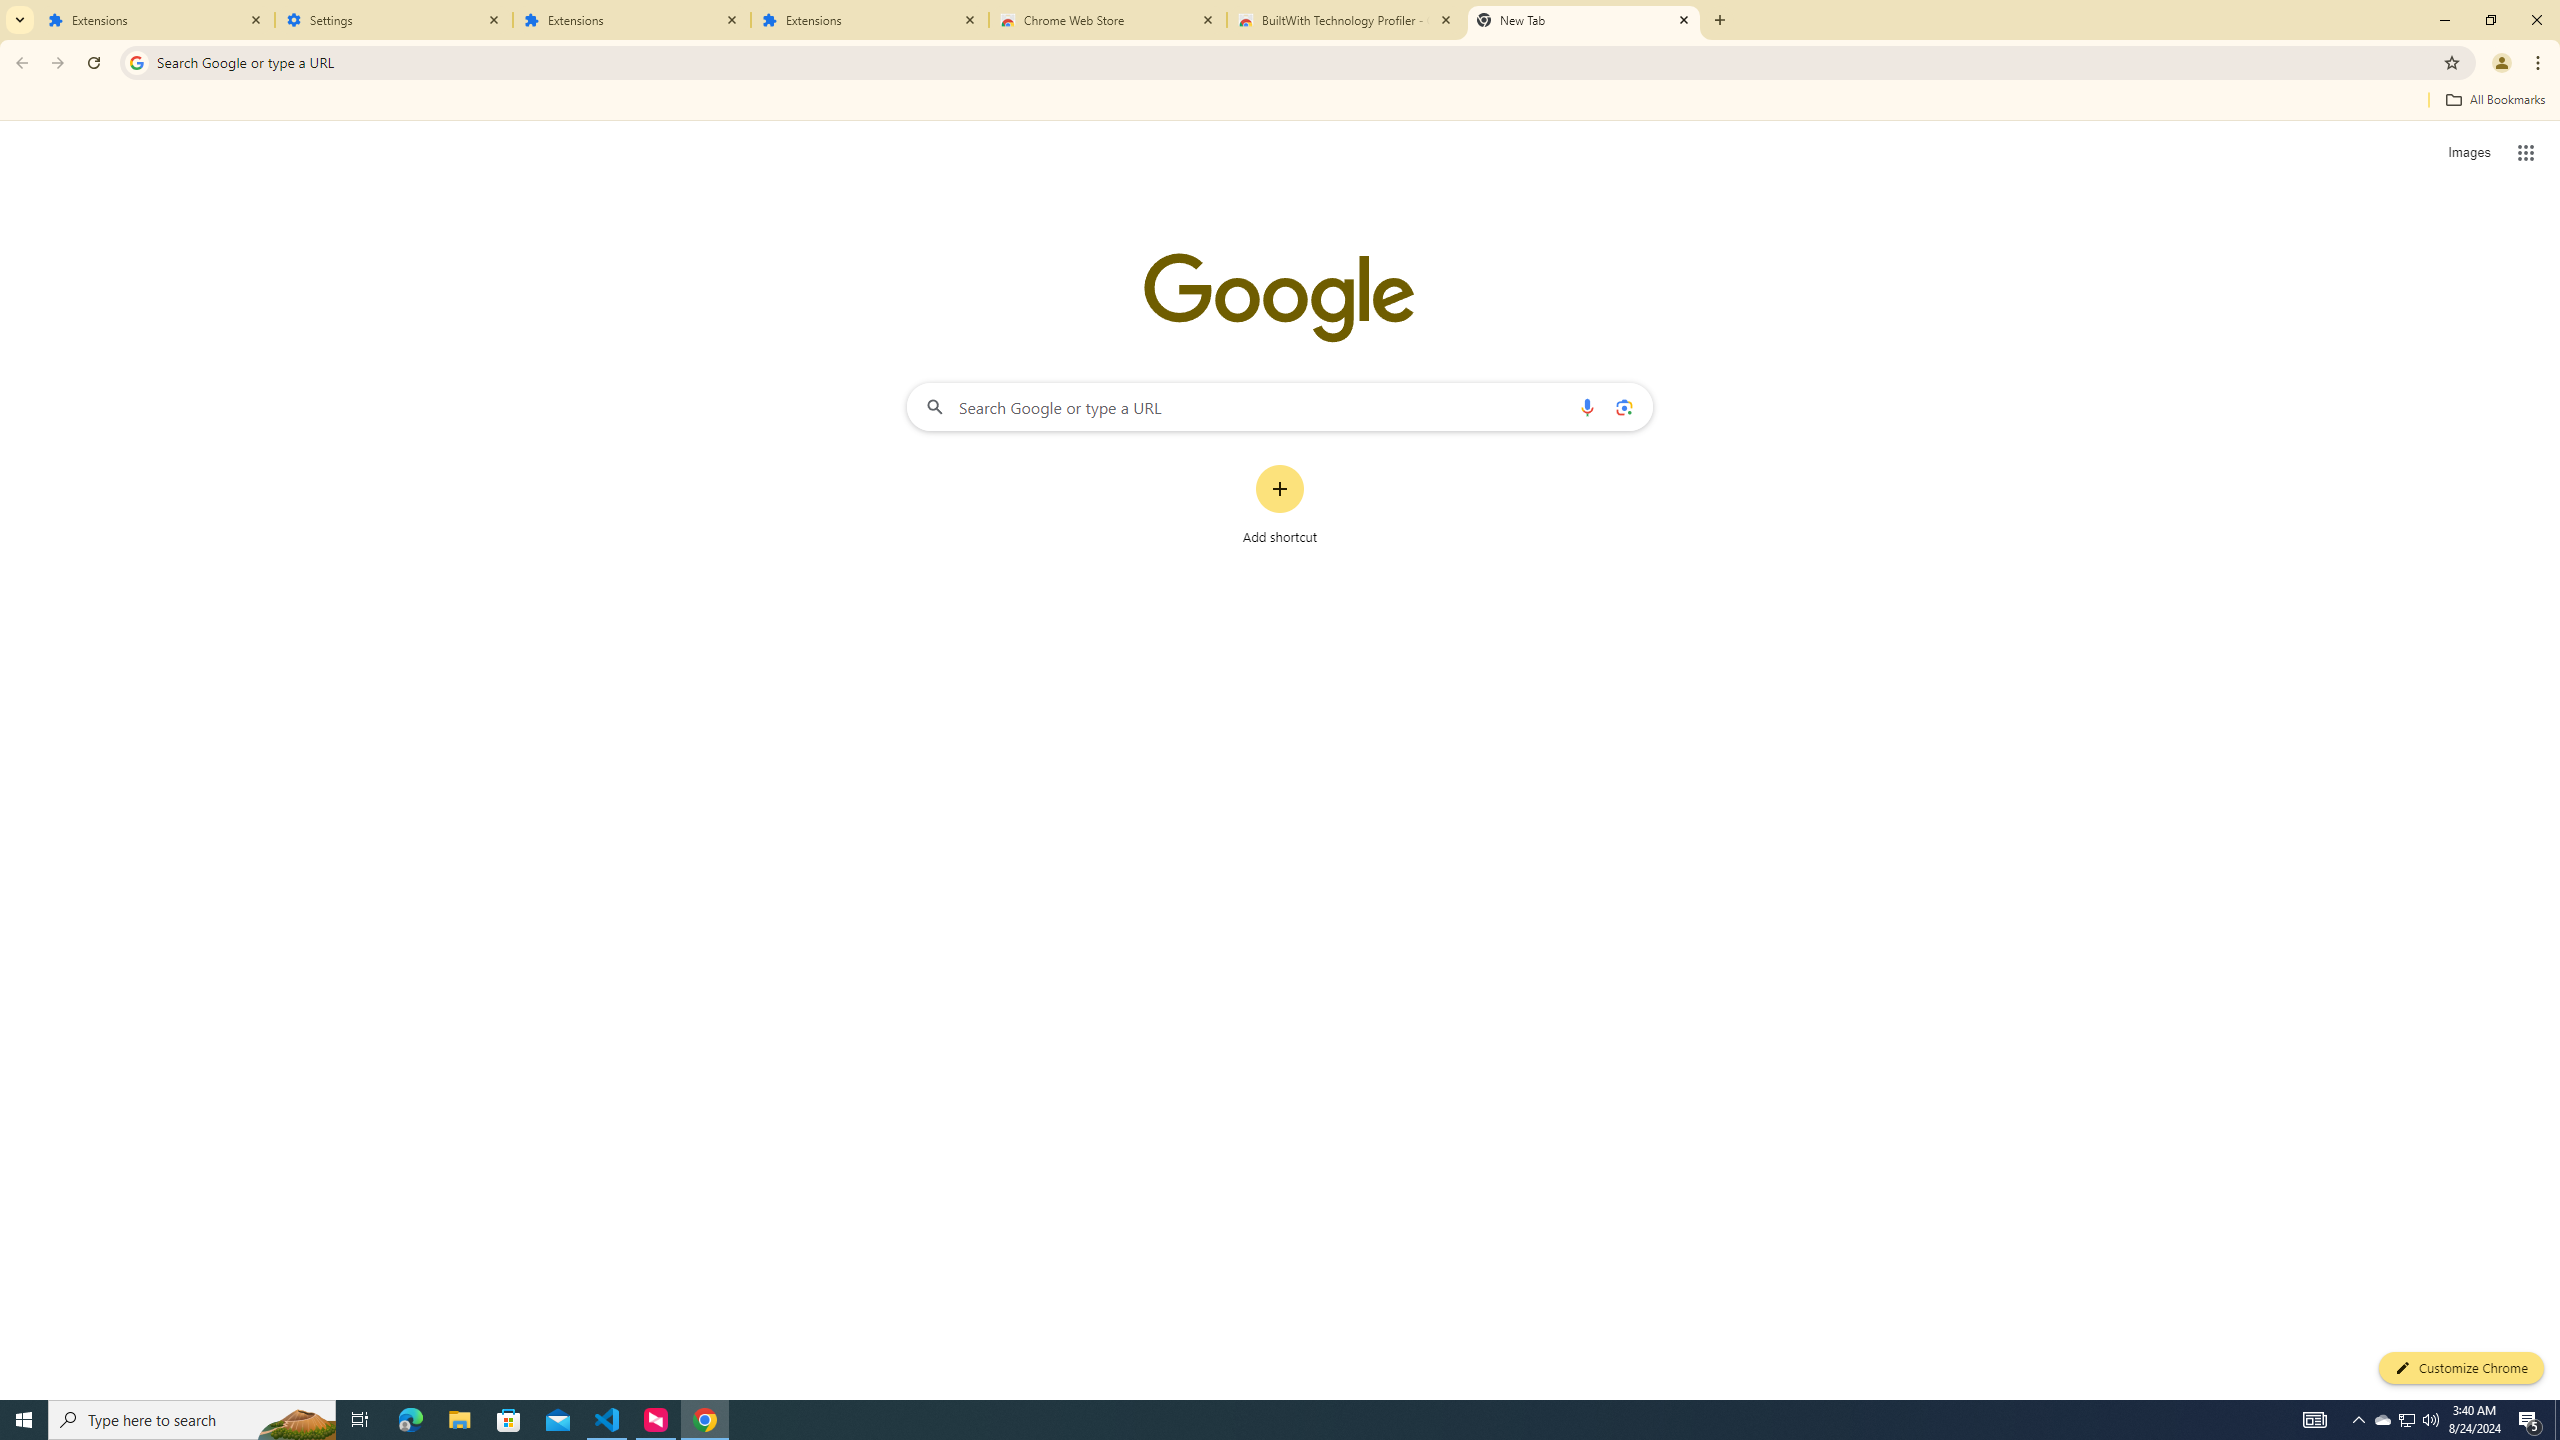  Describe the element at coordinates (93, 62) in the screenshot. I see `'Reload'` at that location.